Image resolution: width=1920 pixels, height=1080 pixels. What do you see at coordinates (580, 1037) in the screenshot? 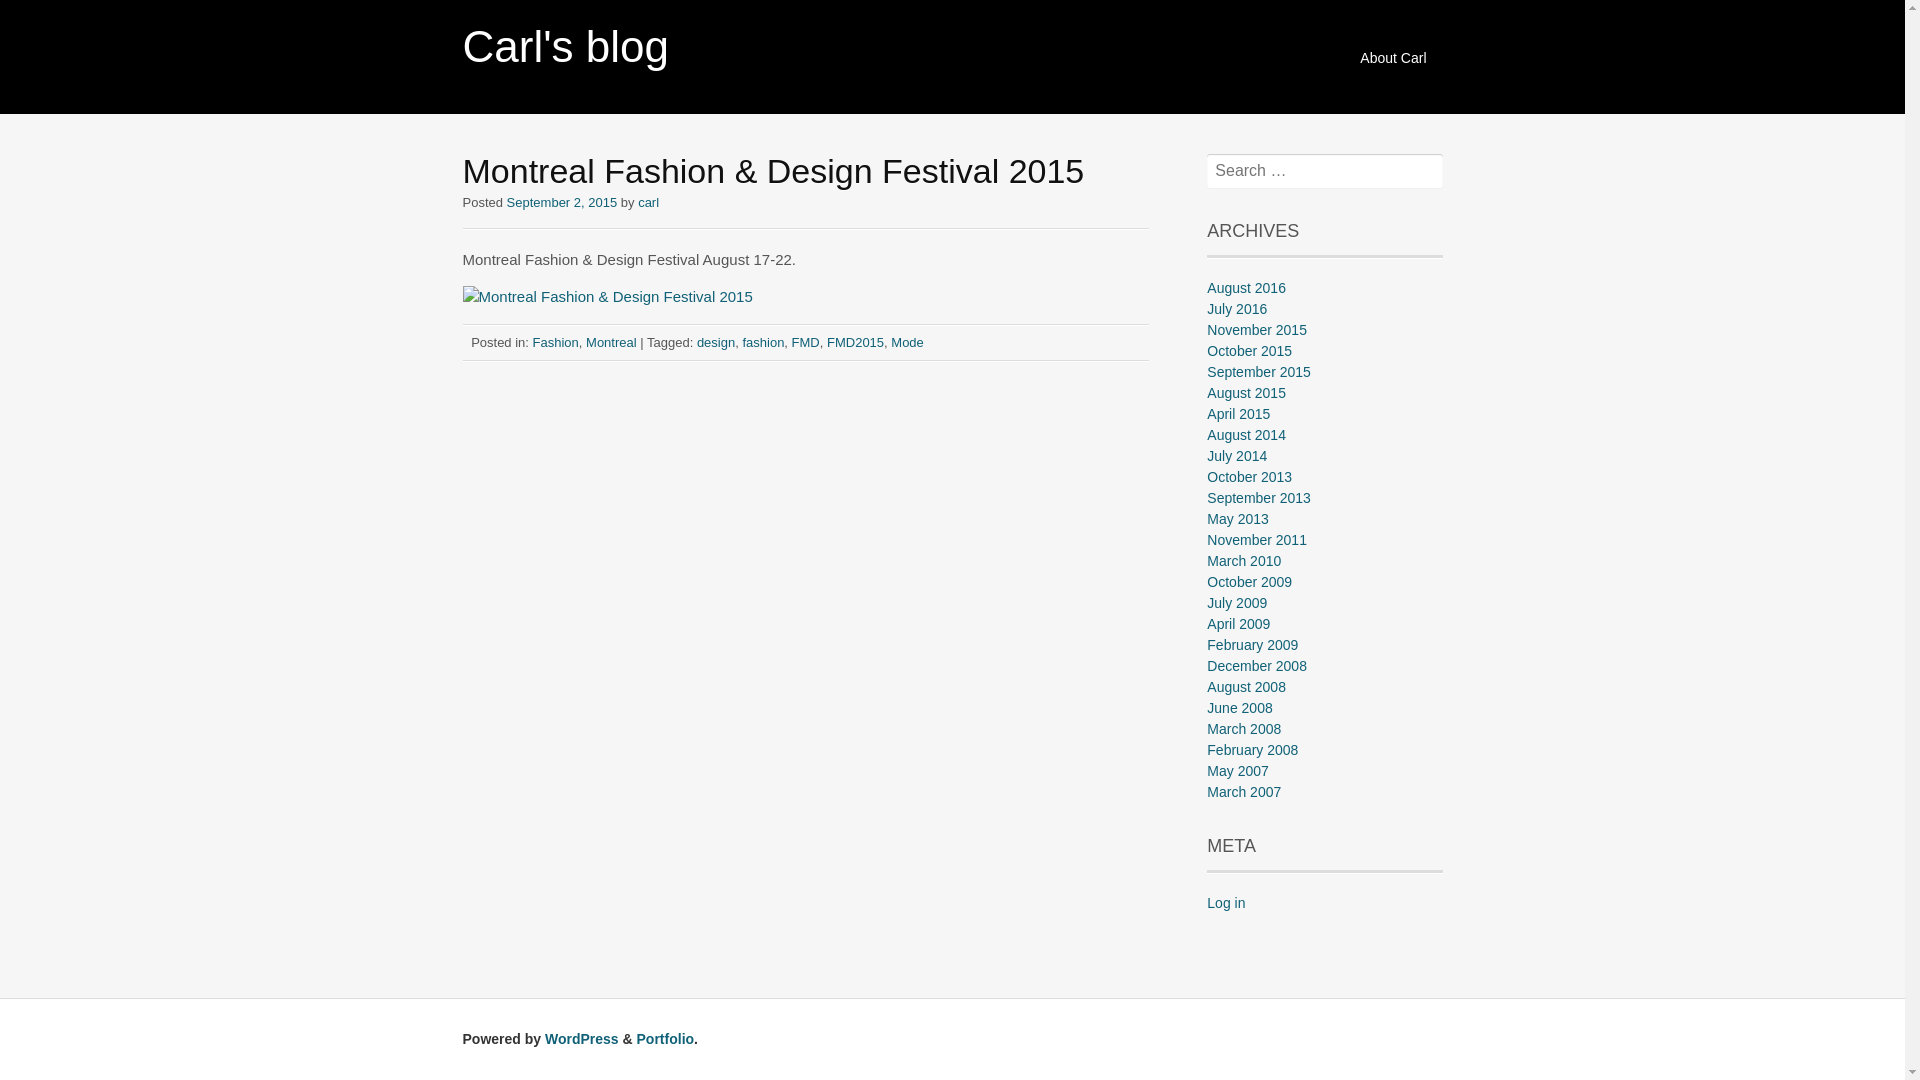
I see `'WordPress'` at bounding box center [580, 1037].